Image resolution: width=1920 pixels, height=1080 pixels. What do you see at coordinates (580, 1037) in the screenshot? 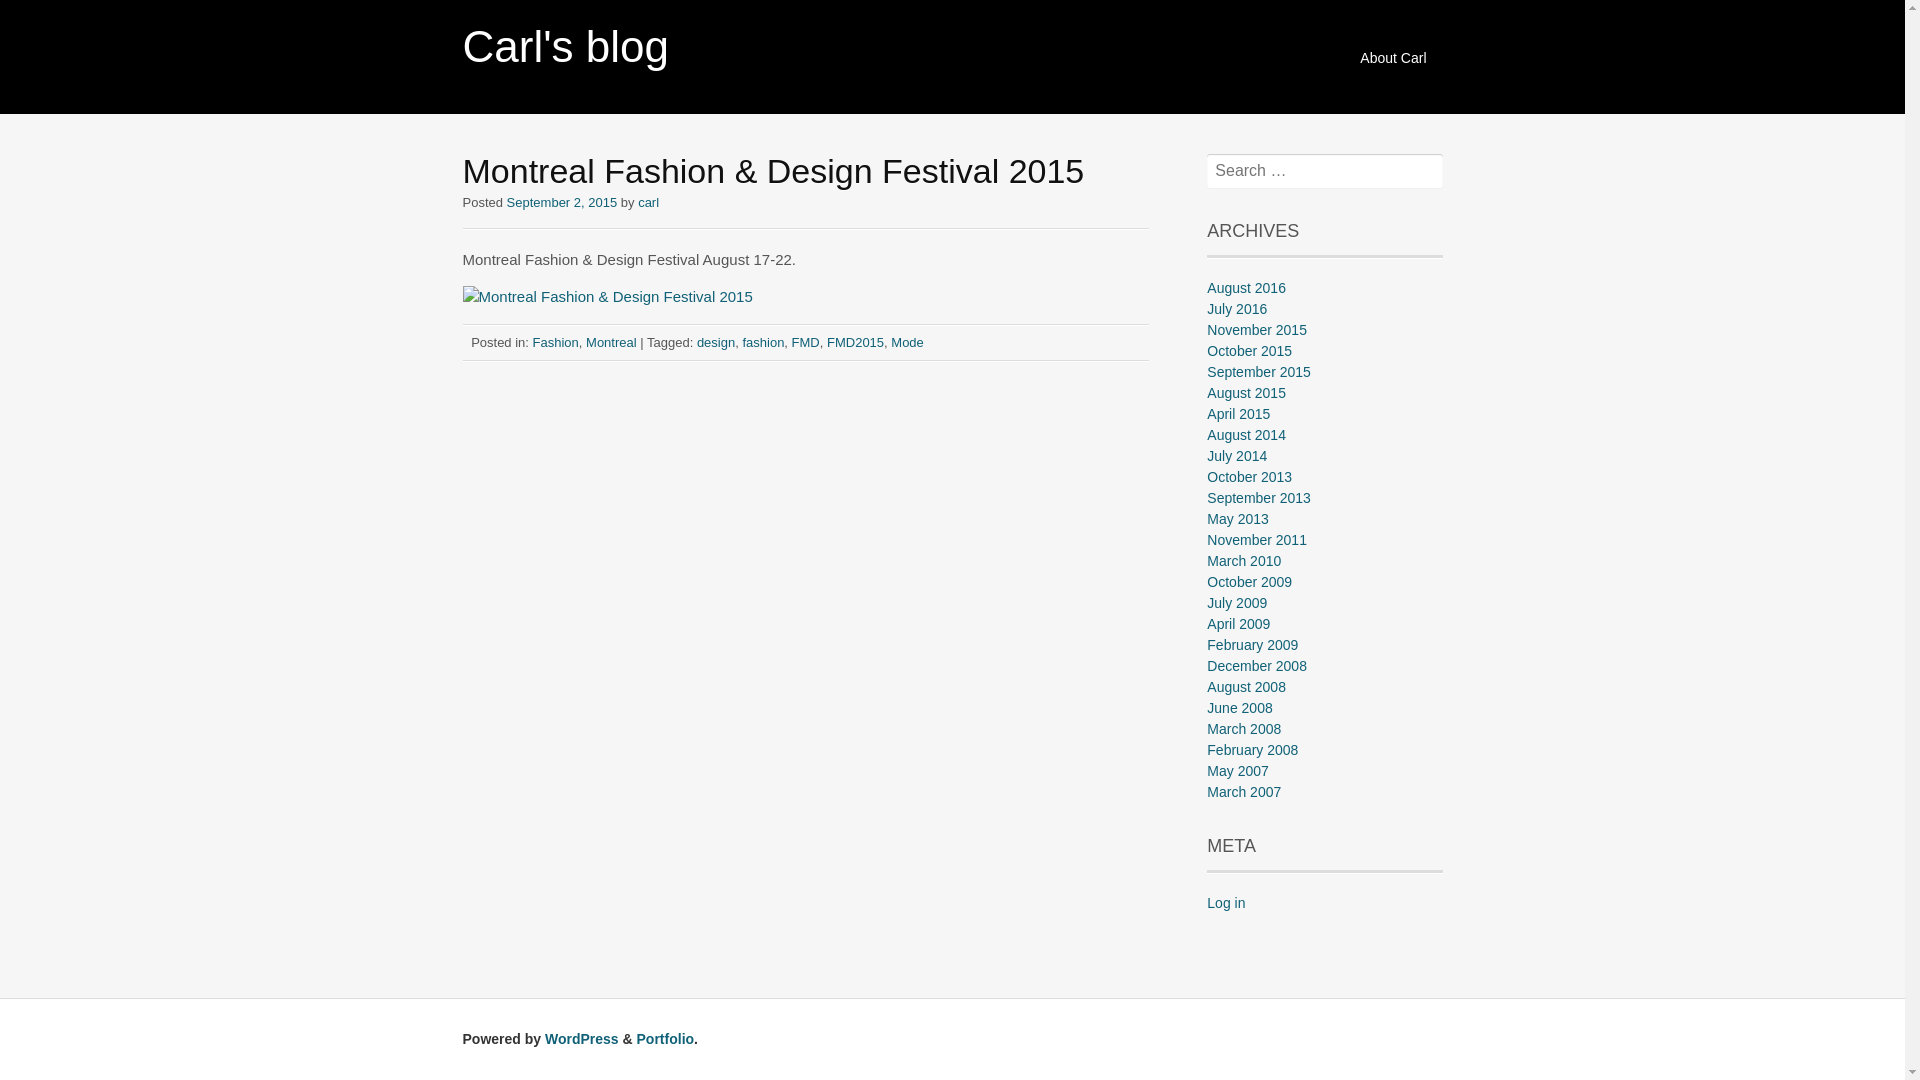
I see `'WordPress'` at bounding box center [580, 1037].